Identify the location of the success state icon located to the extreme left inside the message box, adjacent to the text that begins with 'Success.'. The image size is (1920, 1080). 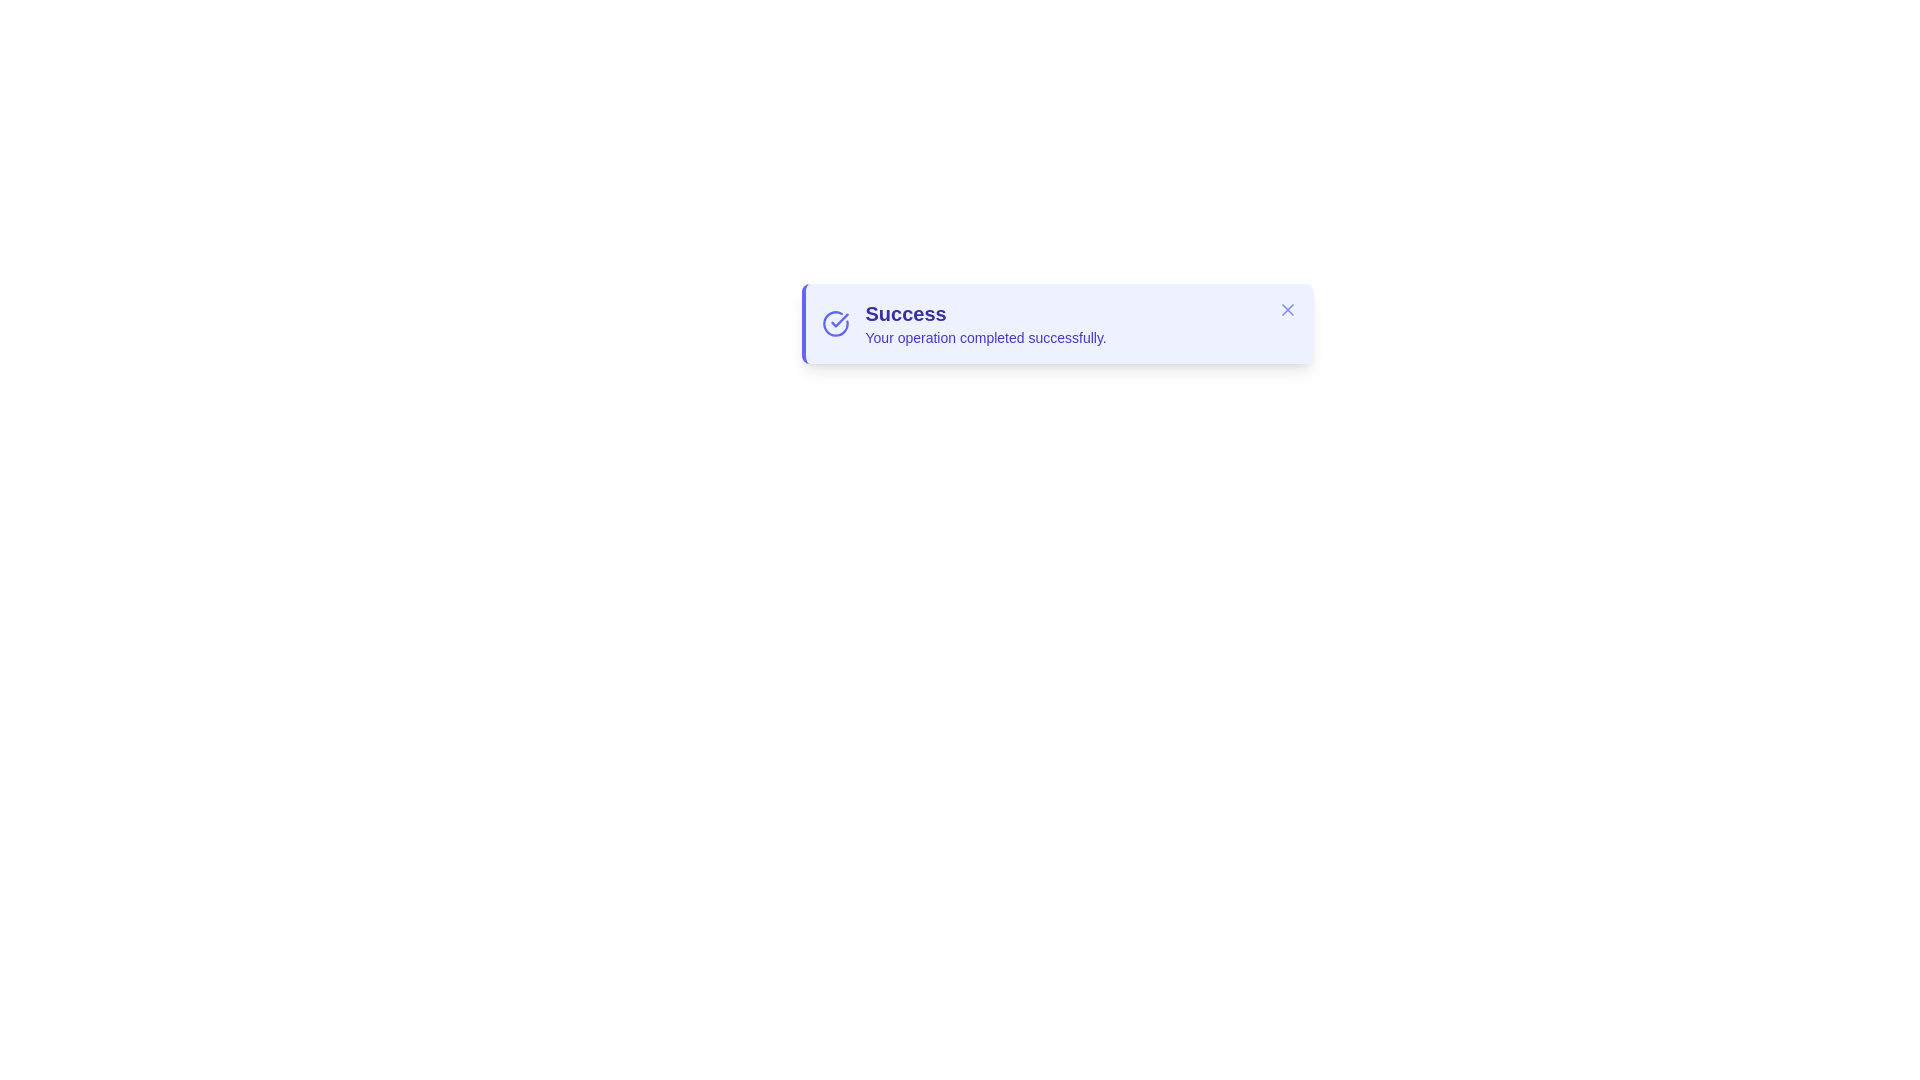
(835, 323).